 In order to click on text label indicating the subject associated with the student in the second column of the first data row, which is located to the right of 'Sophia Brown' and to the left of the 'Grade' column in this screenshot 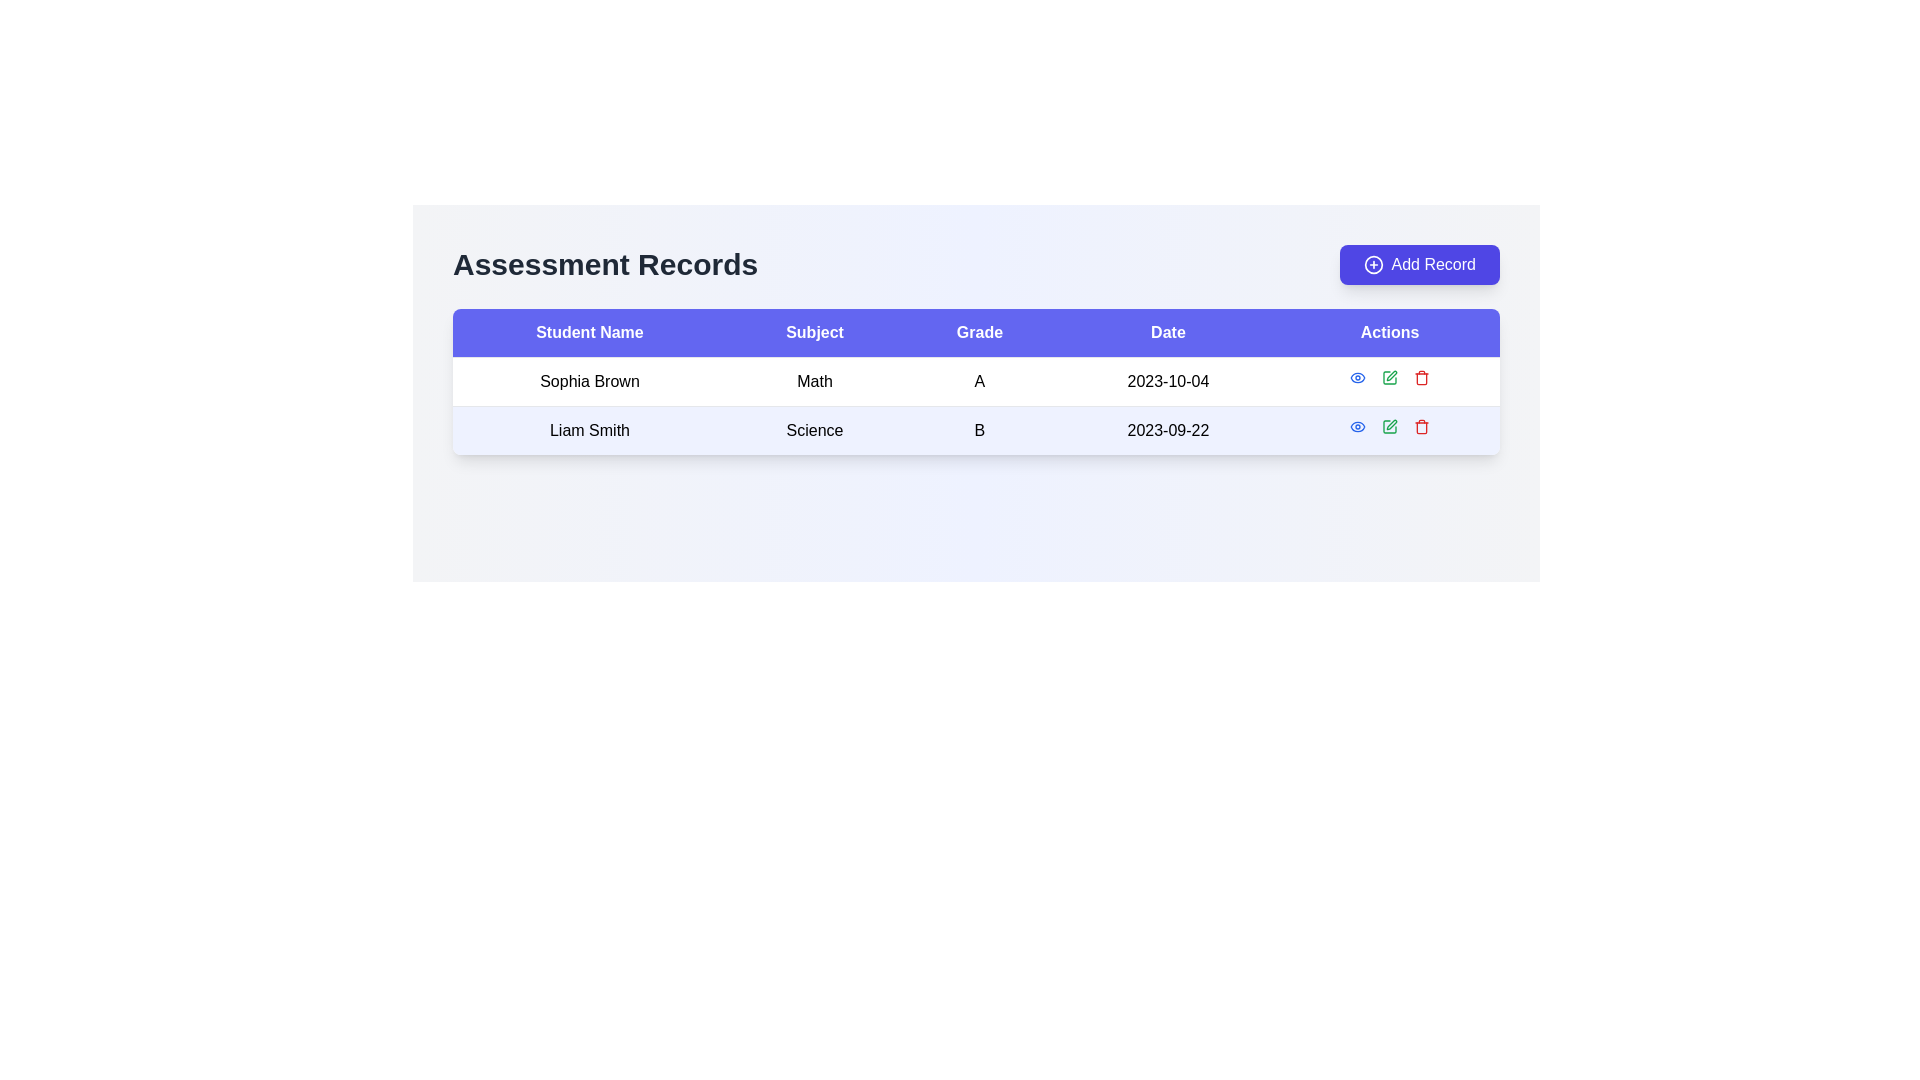, I will do `click(815, 381)`.